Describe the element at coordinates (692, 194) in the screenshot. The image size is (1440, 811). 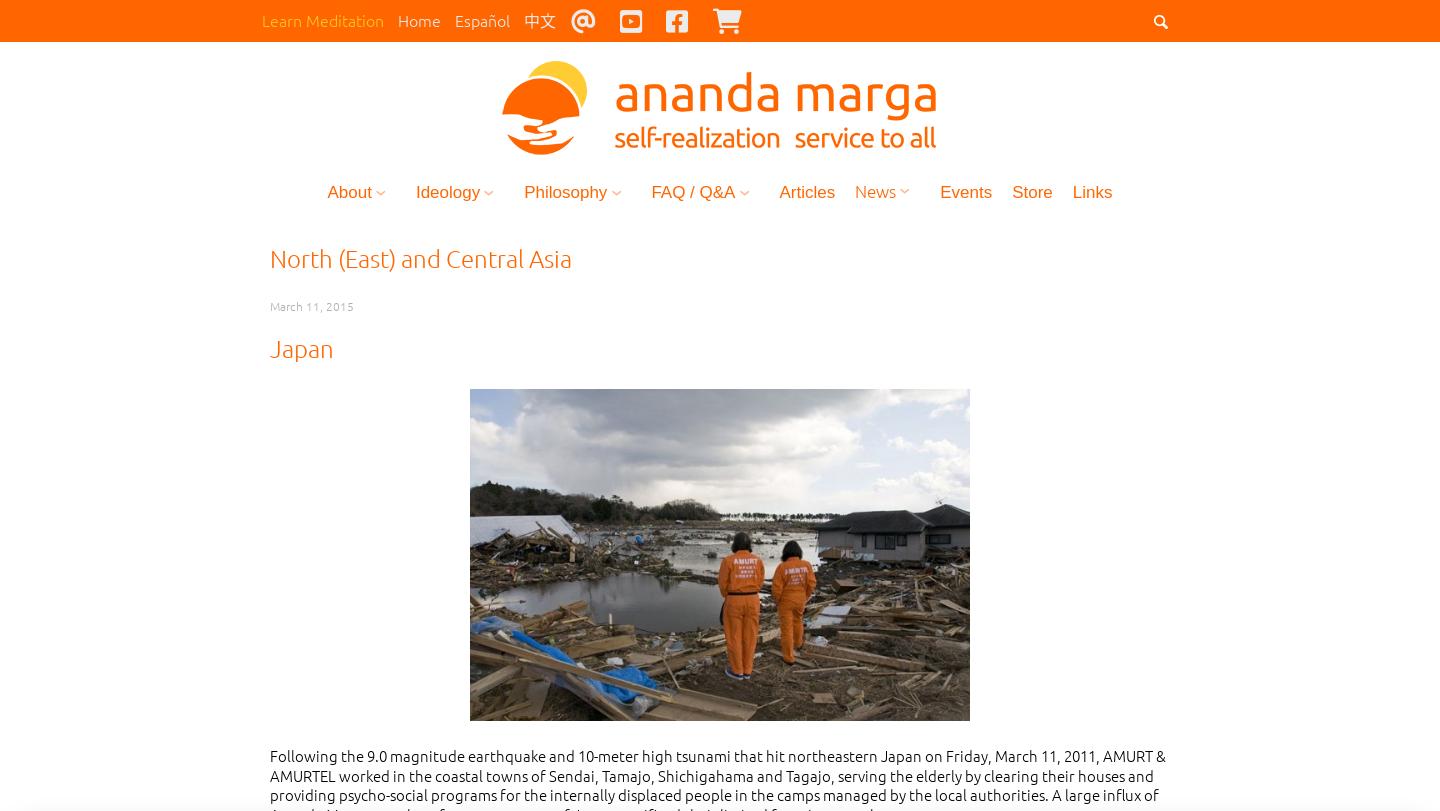
I see `'FAQ / Q&A'` at that location.